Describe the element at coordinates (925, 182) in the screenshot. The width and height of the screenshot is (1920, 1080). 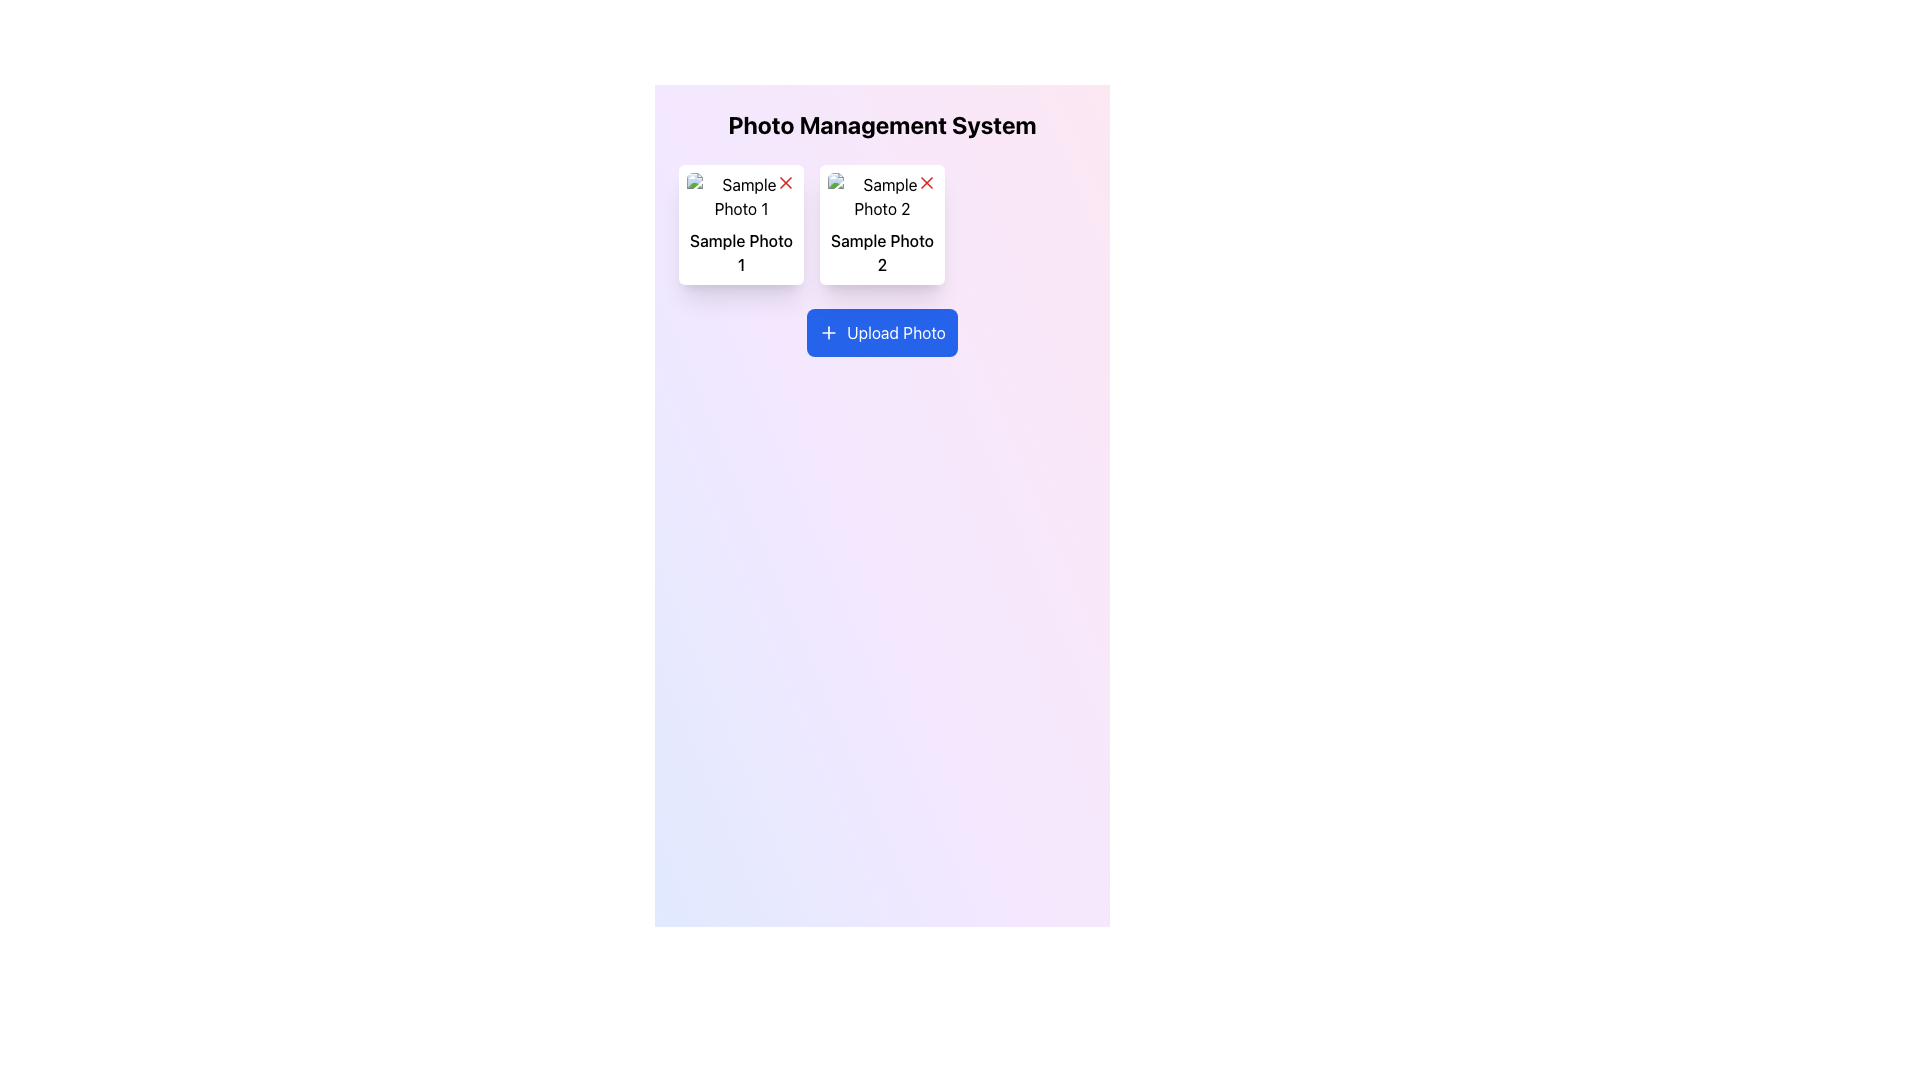
I see `the delete button located in the upper-right corner of the card containing 'Sample Photo 2' to change its color` at that location.